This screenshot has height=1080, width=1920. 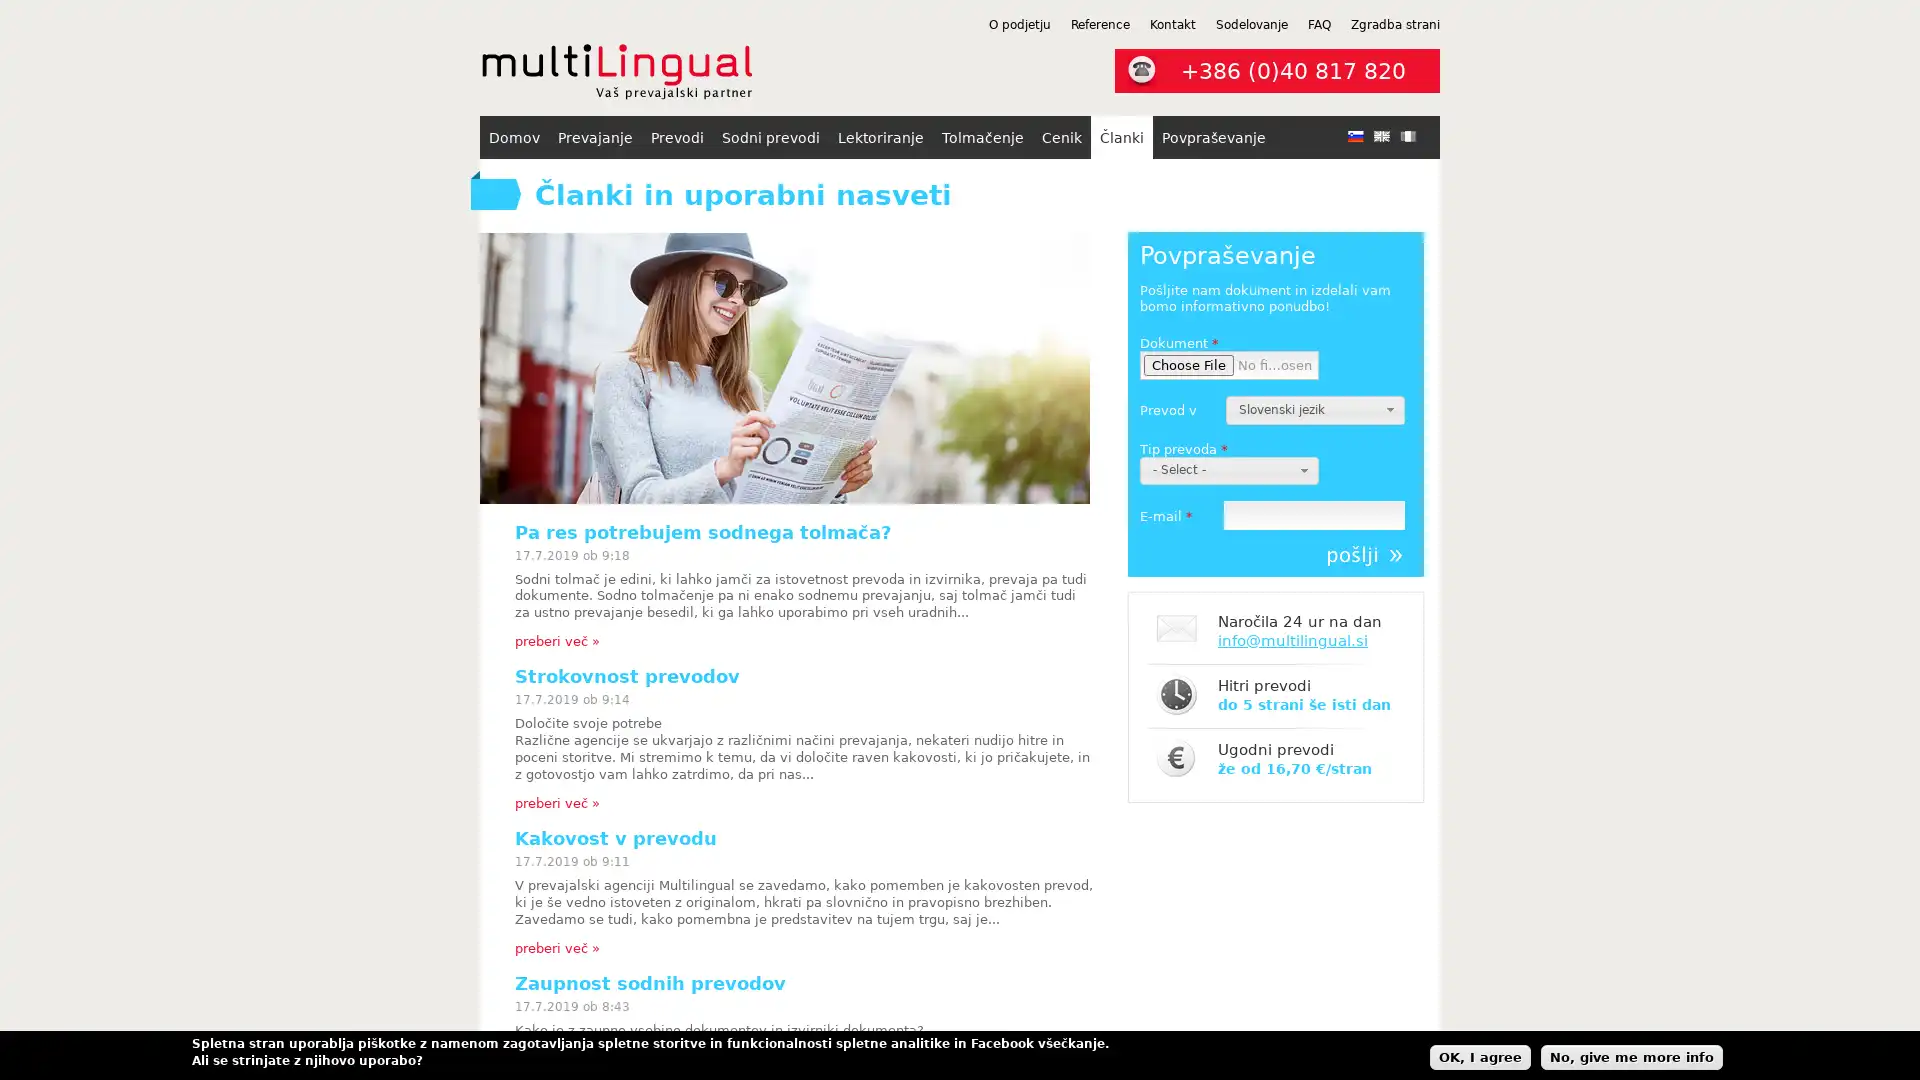 What do you see at coordinates (1632, 1055) in the screenshot?
I see `No, give me more info` at bounding box center [1632, 1055].